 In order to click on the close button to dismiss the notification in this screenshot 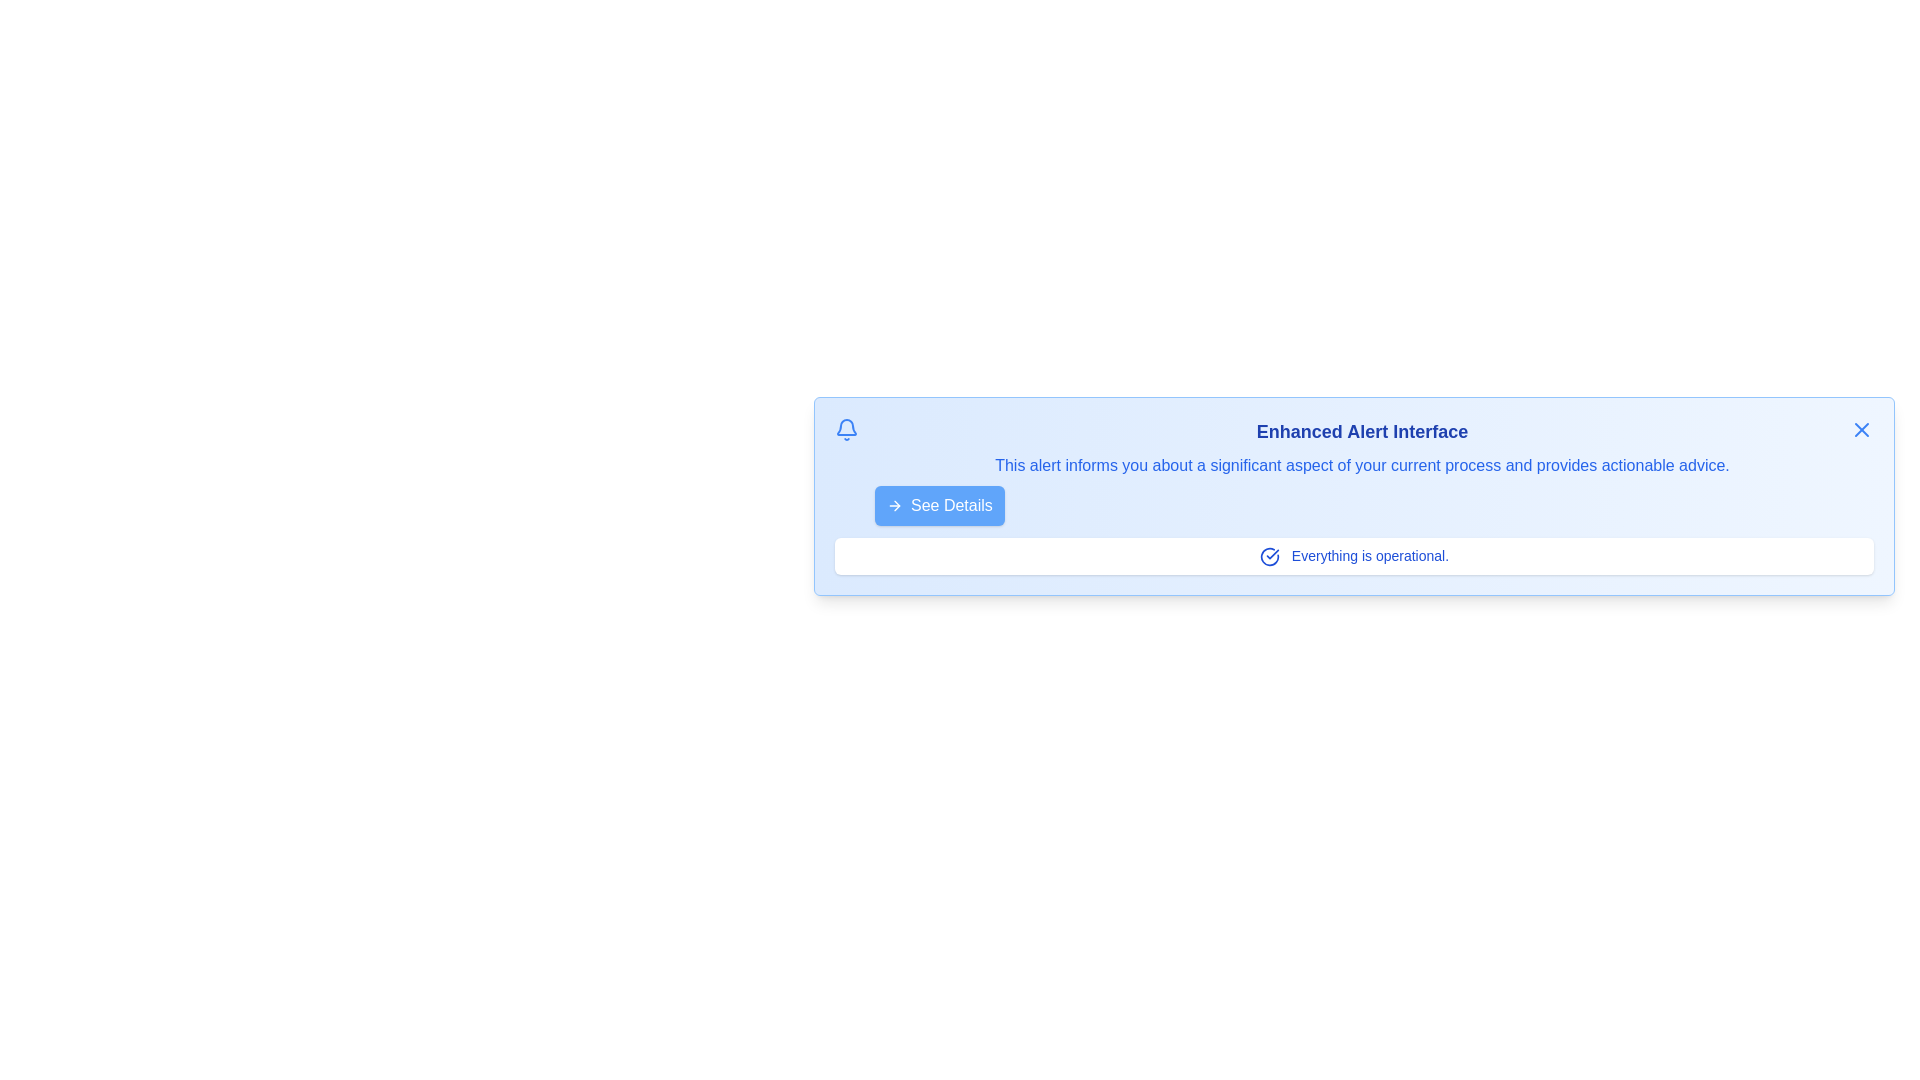, I will do `click(1861, 428)`.